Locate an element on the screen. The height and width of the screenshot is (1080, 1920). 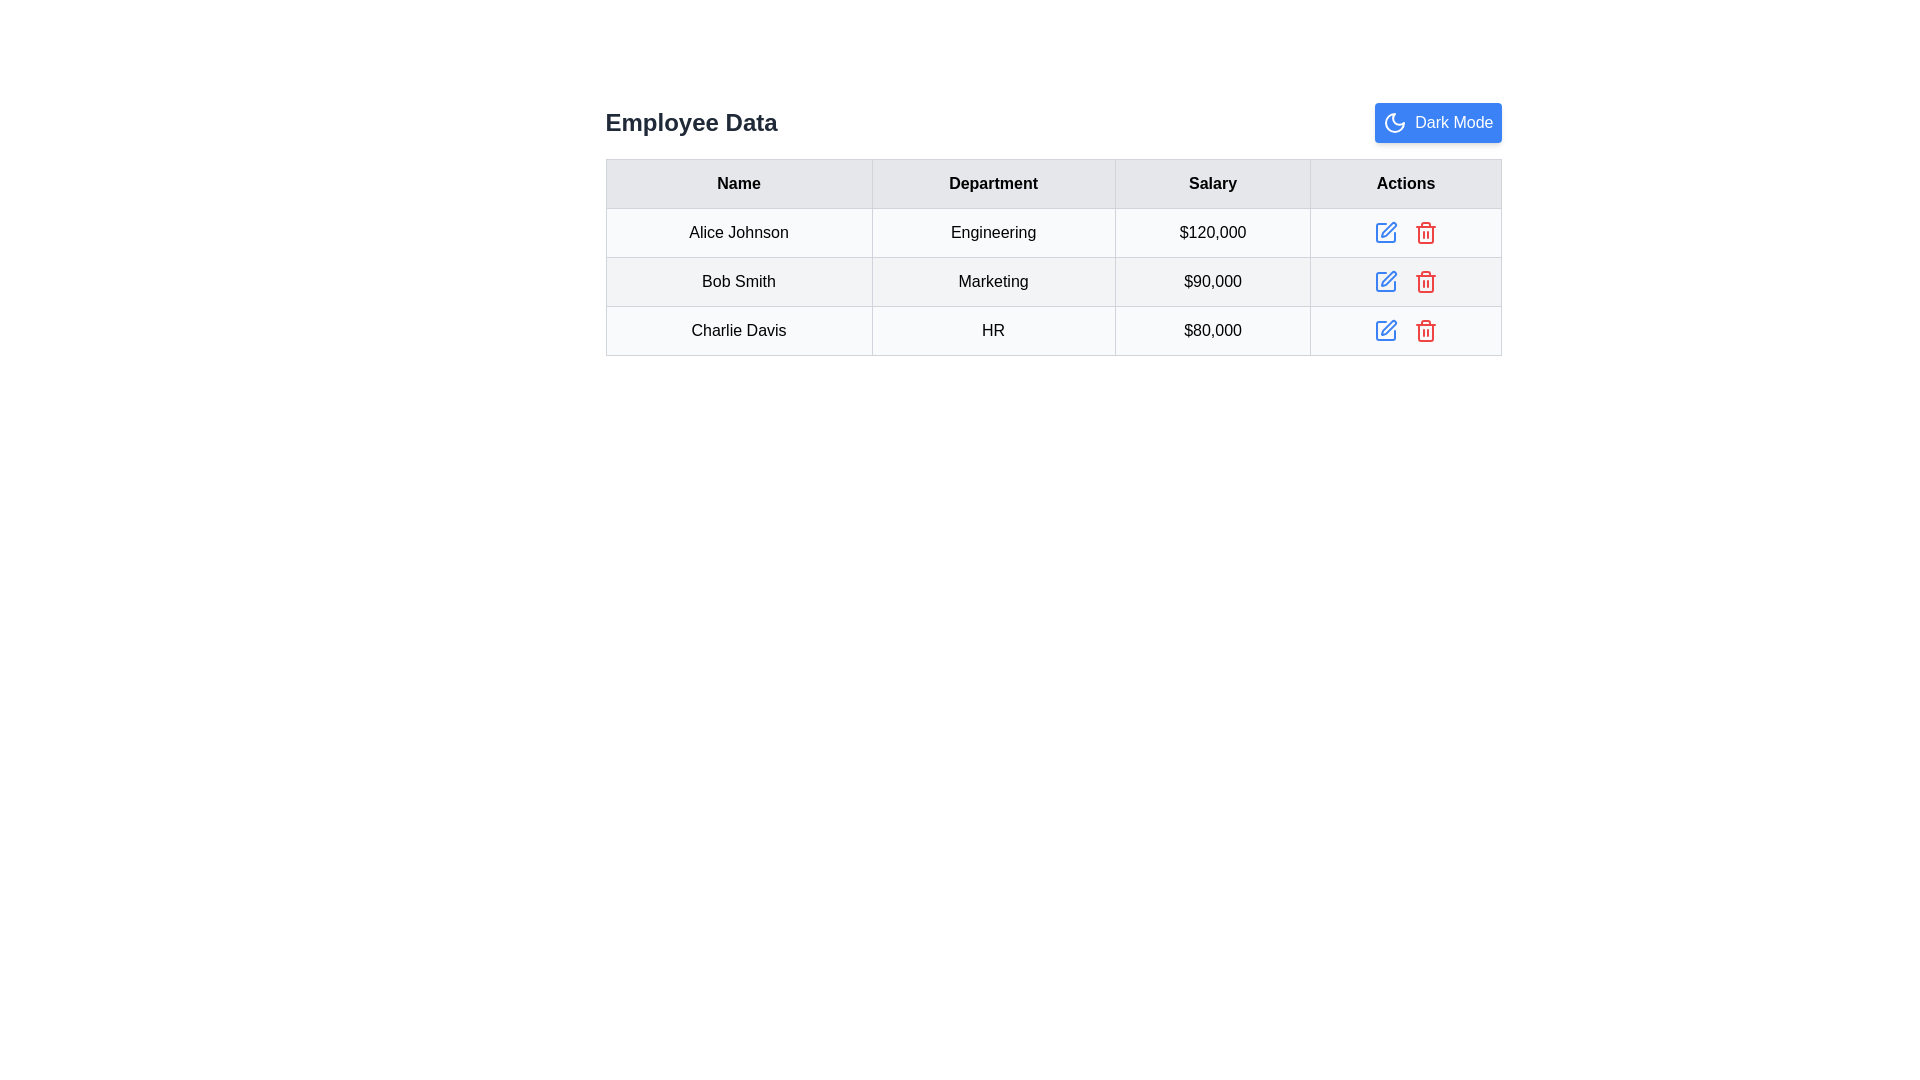
the numeric salary display located in the third cell of the first row under the 'Salary' column, positioned between the 'Department' and 'Actions' cells is located at coordinates (1212, 231).